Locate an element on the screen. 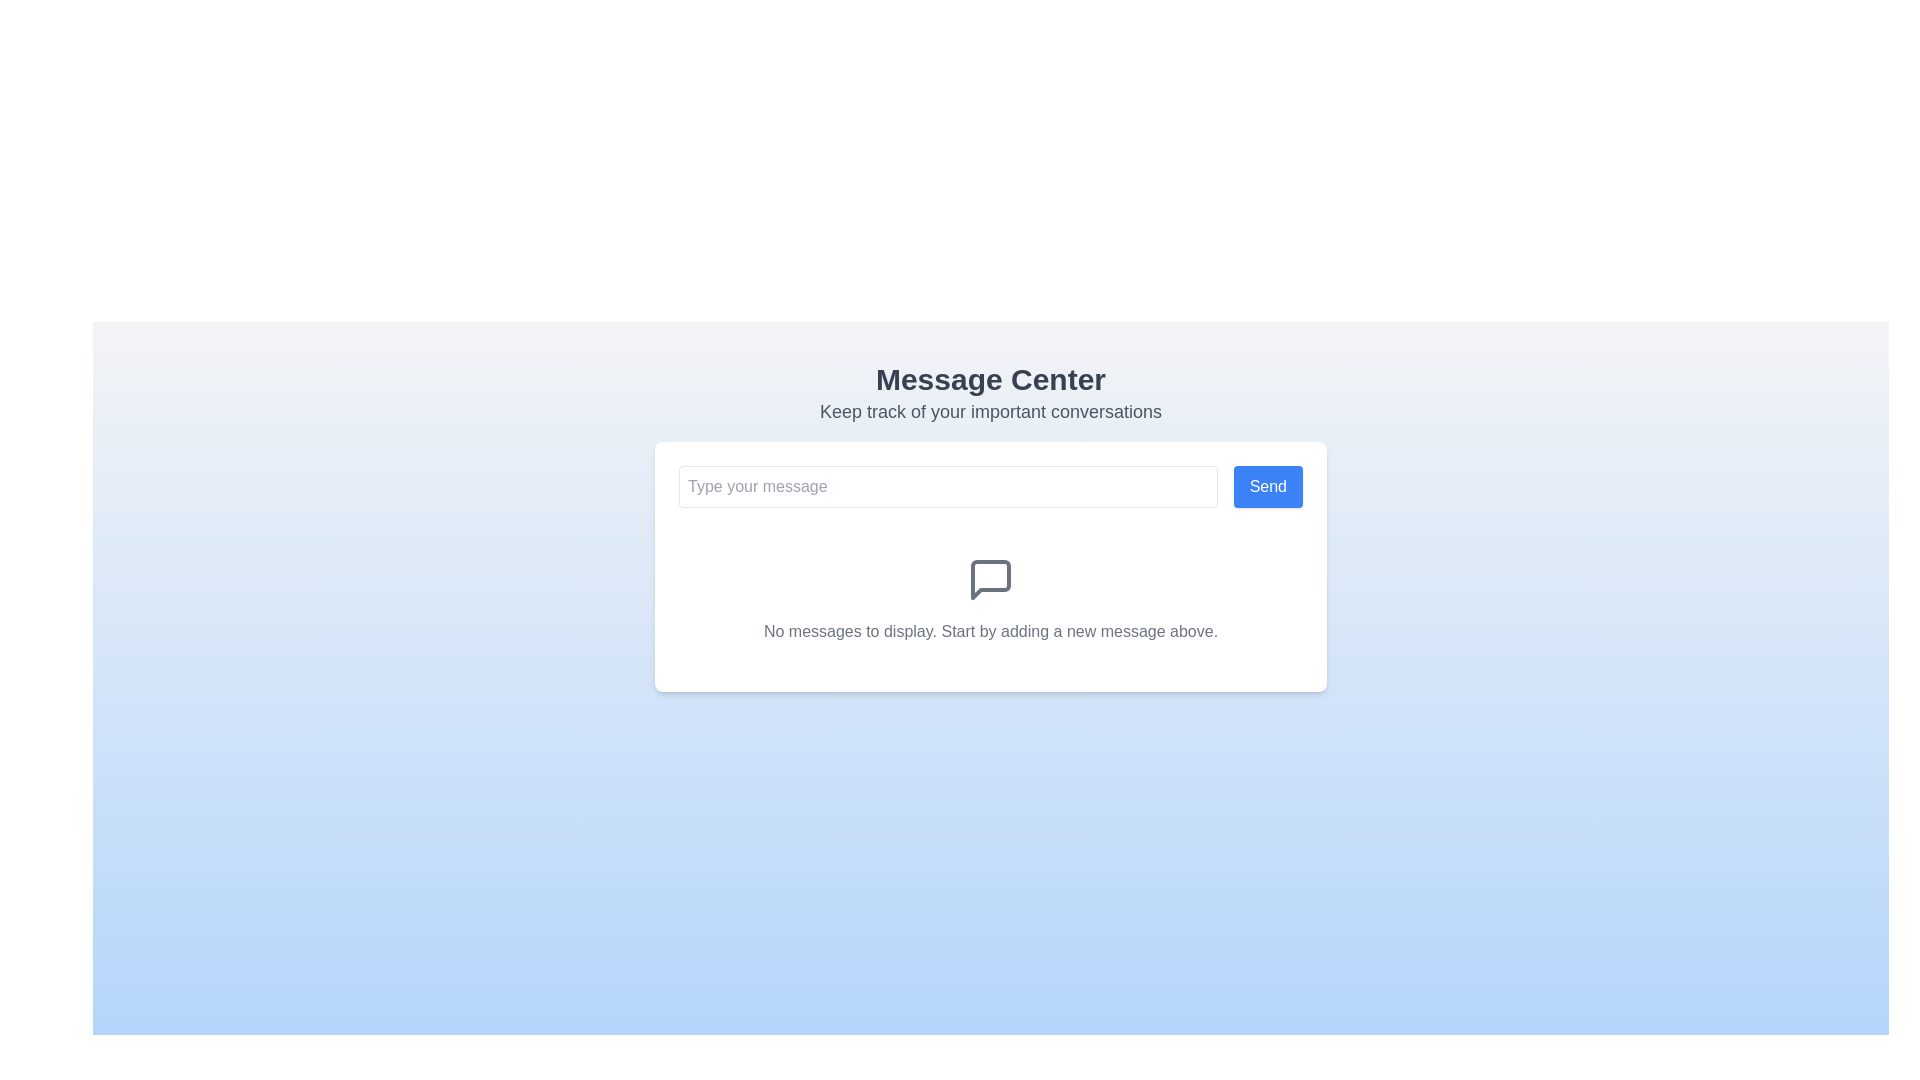  the 'Message Center' text element, which includes the heading and descriptive paragraph, located at the upper section of the main content area with a light blue gradient background is located at coordinates (990, 393).